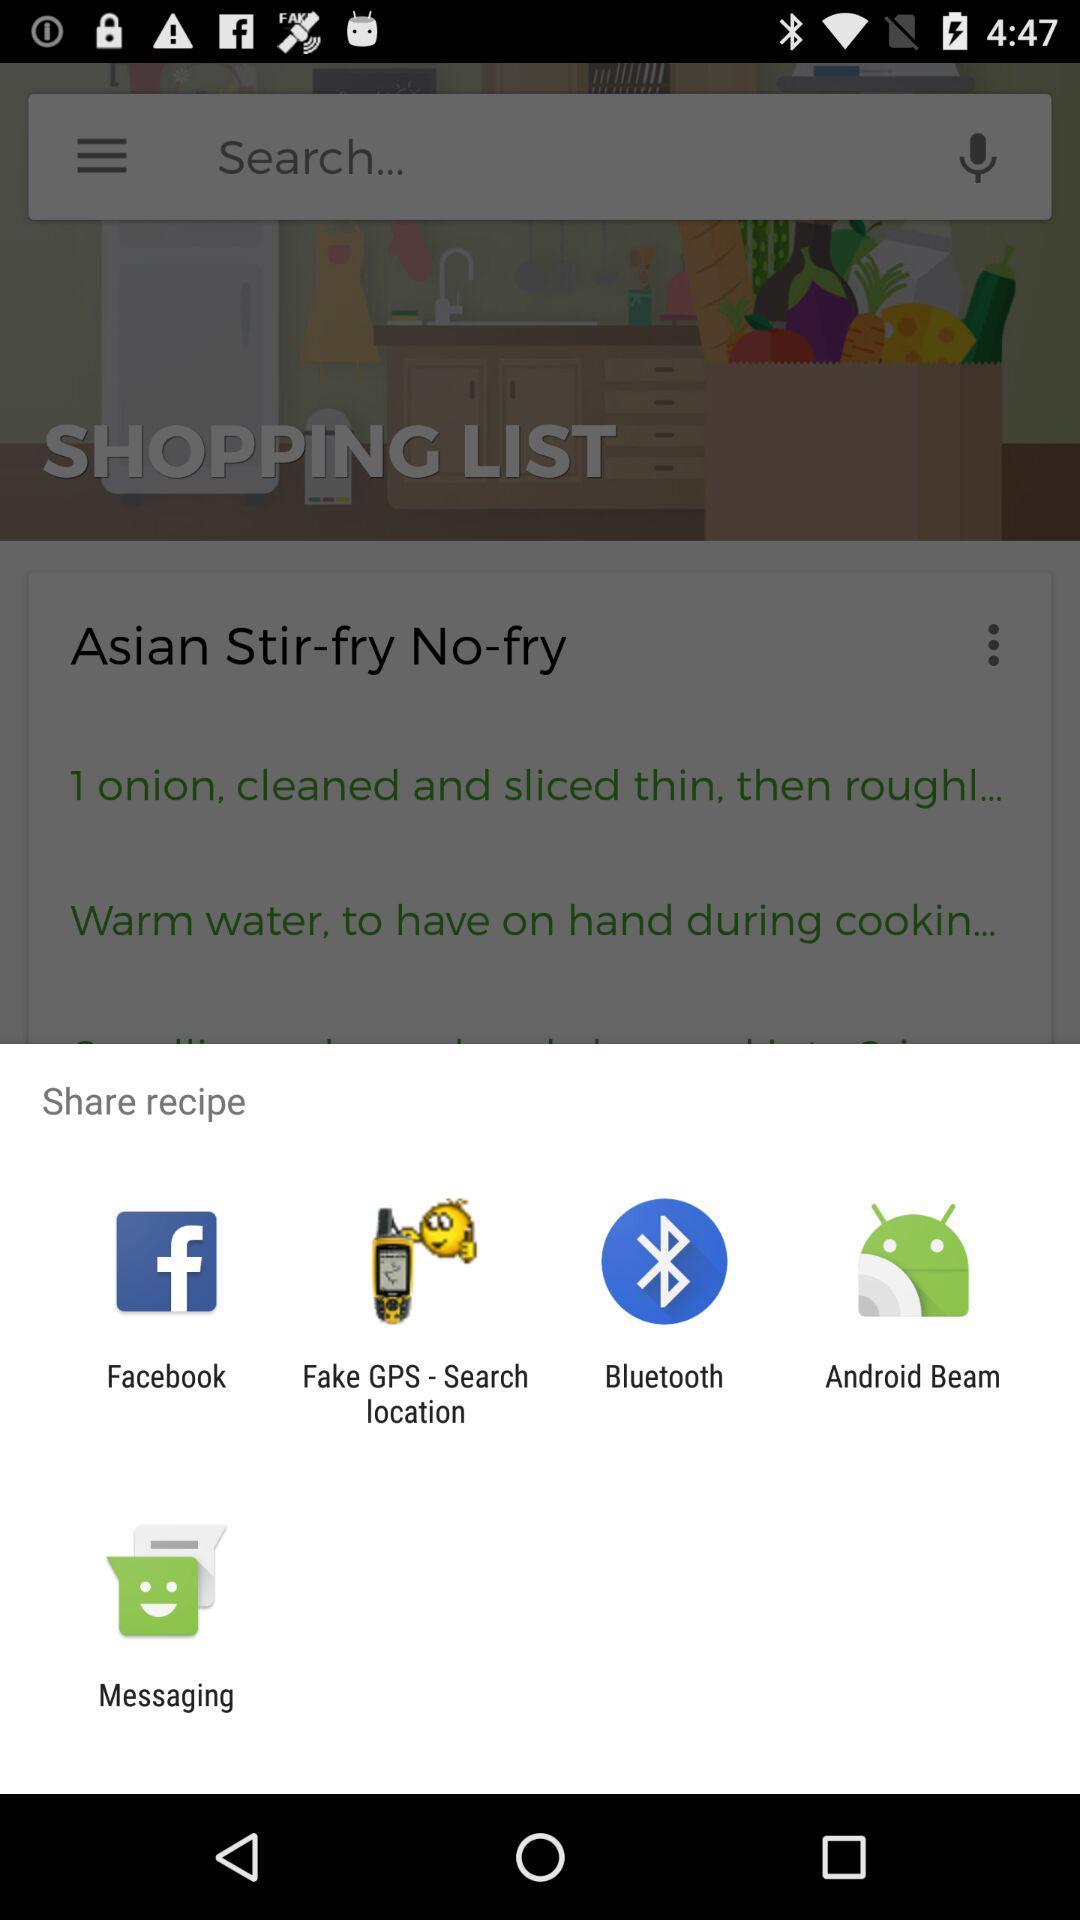  Describe the element at coordinates (913, 1392) in the screenshot. I see `the item at the bottom right corner` at that location.